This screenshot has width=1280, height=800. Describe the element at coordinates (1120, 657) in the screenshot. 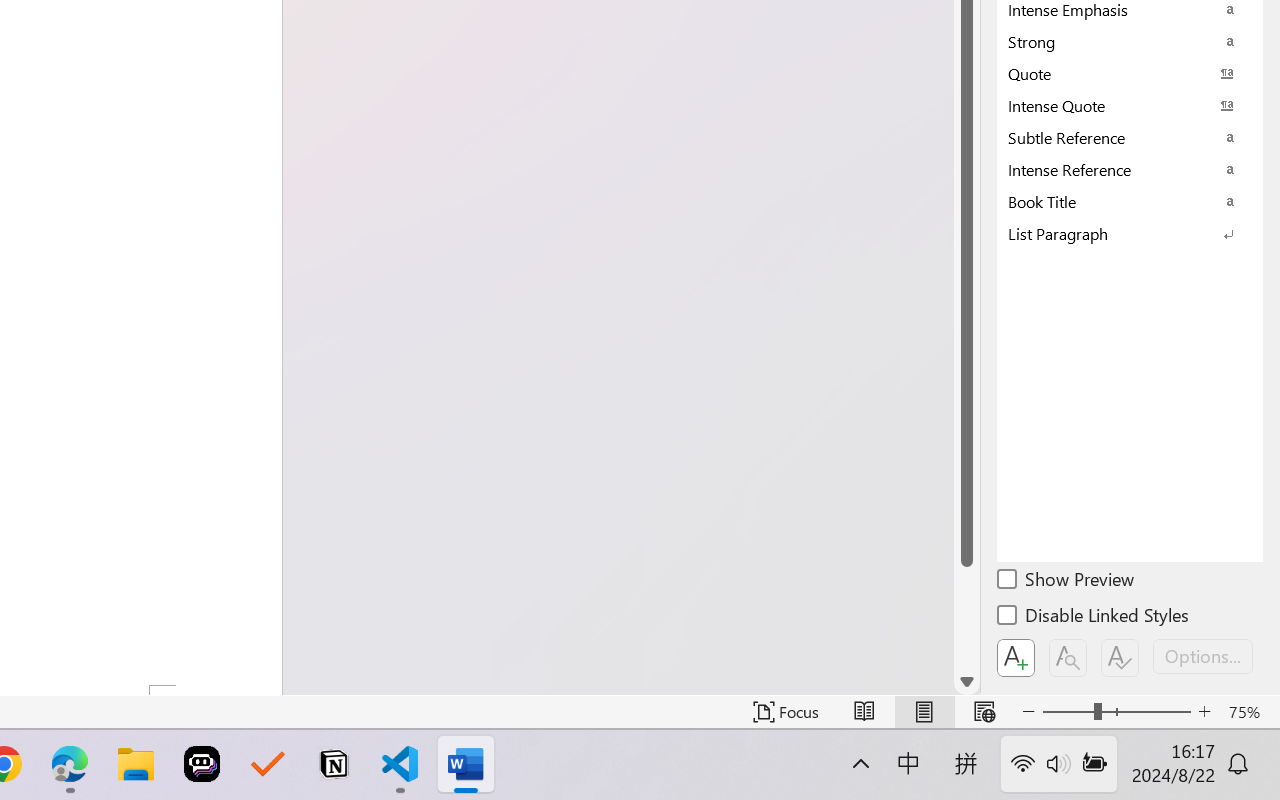

I see `'Class: NetUIButton'` at that location.